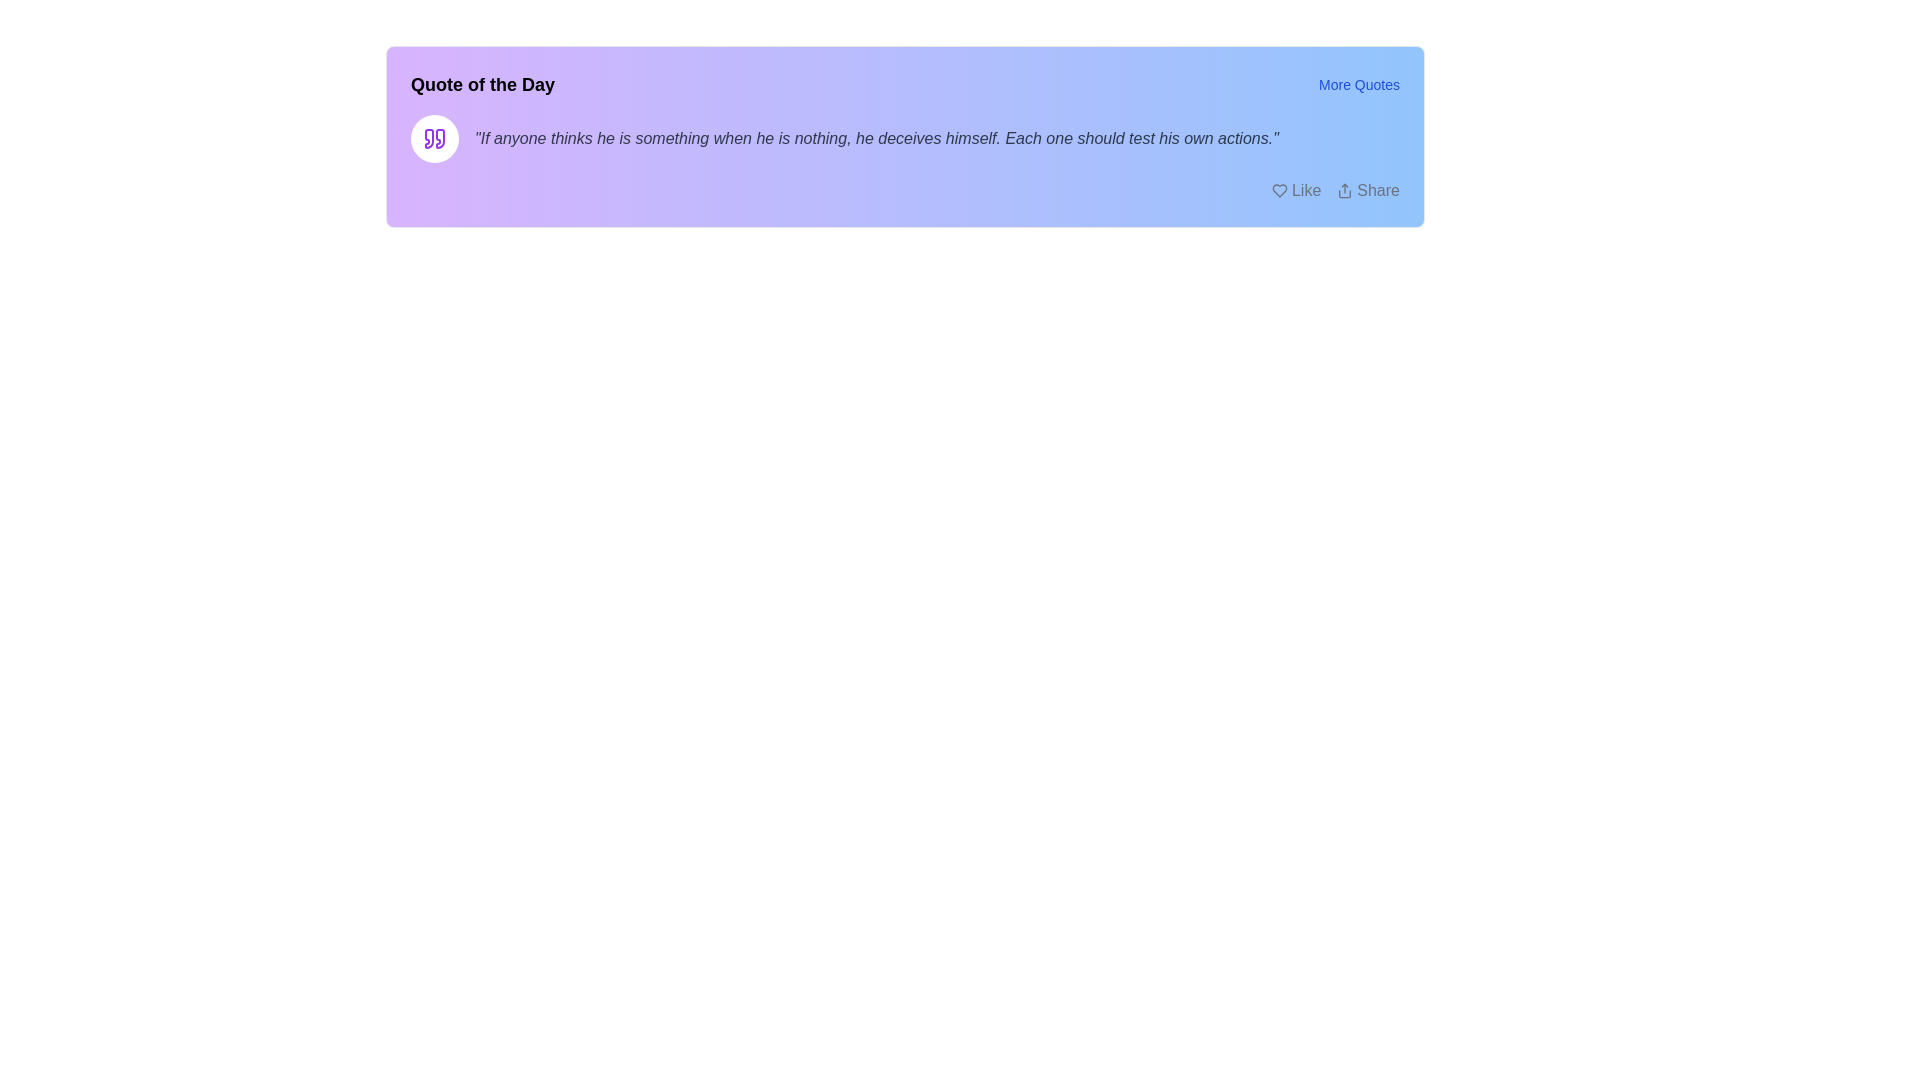 The image size is (1920, 1080). Describe the element at coordinates (439, 137) in the screenshot. I see `the SVG-based decorative icon resembling an abstract quotation mark, located at the rightmost side of a pair of quotation marks in the 'Quote of the Day' card` at that location.